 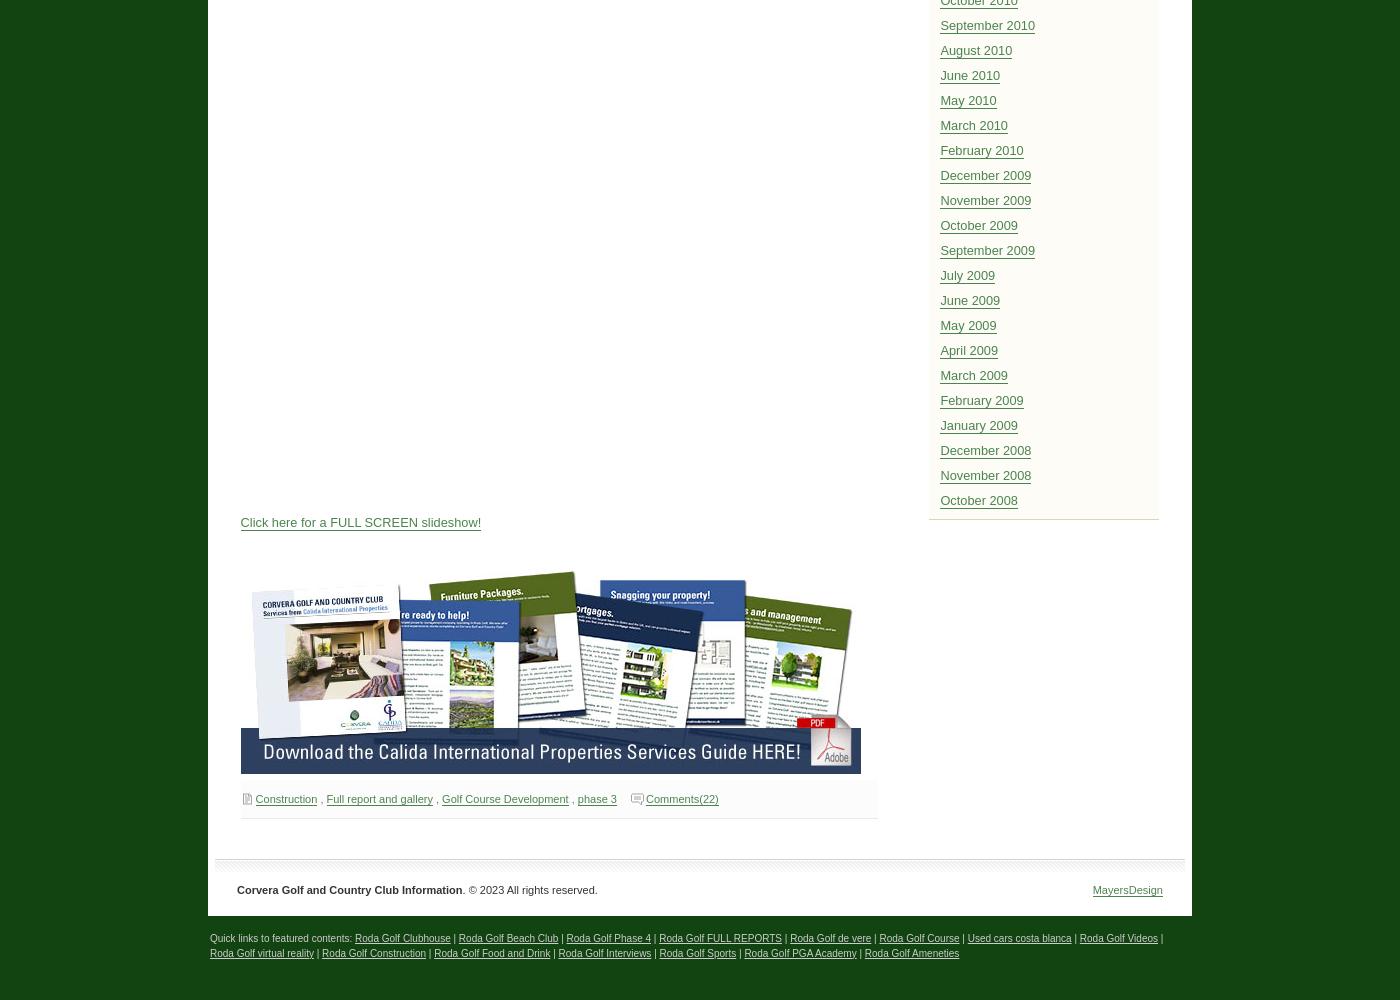 I want to click on 'June 2009', so click(x=970, y=300).